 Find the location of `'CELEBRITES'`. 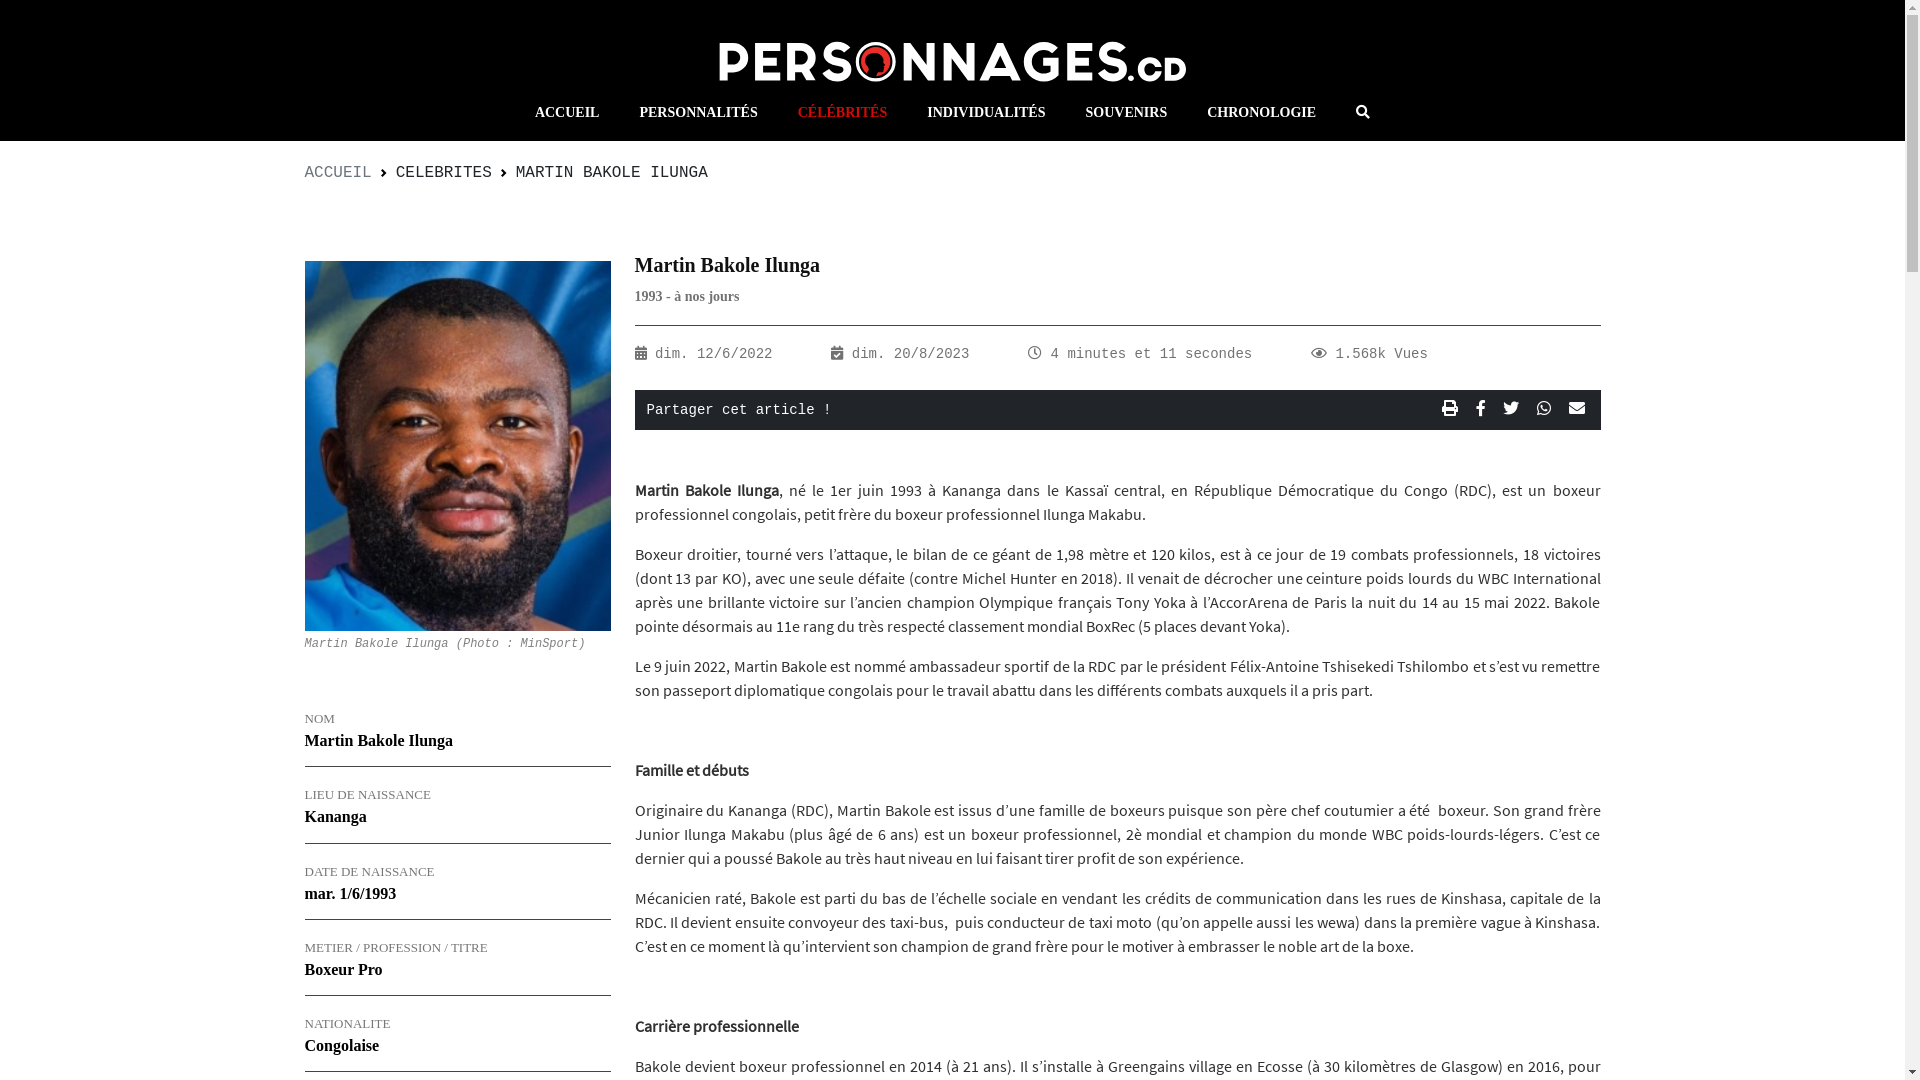

'CELEBRITES' is located at coordinates (442, 172).